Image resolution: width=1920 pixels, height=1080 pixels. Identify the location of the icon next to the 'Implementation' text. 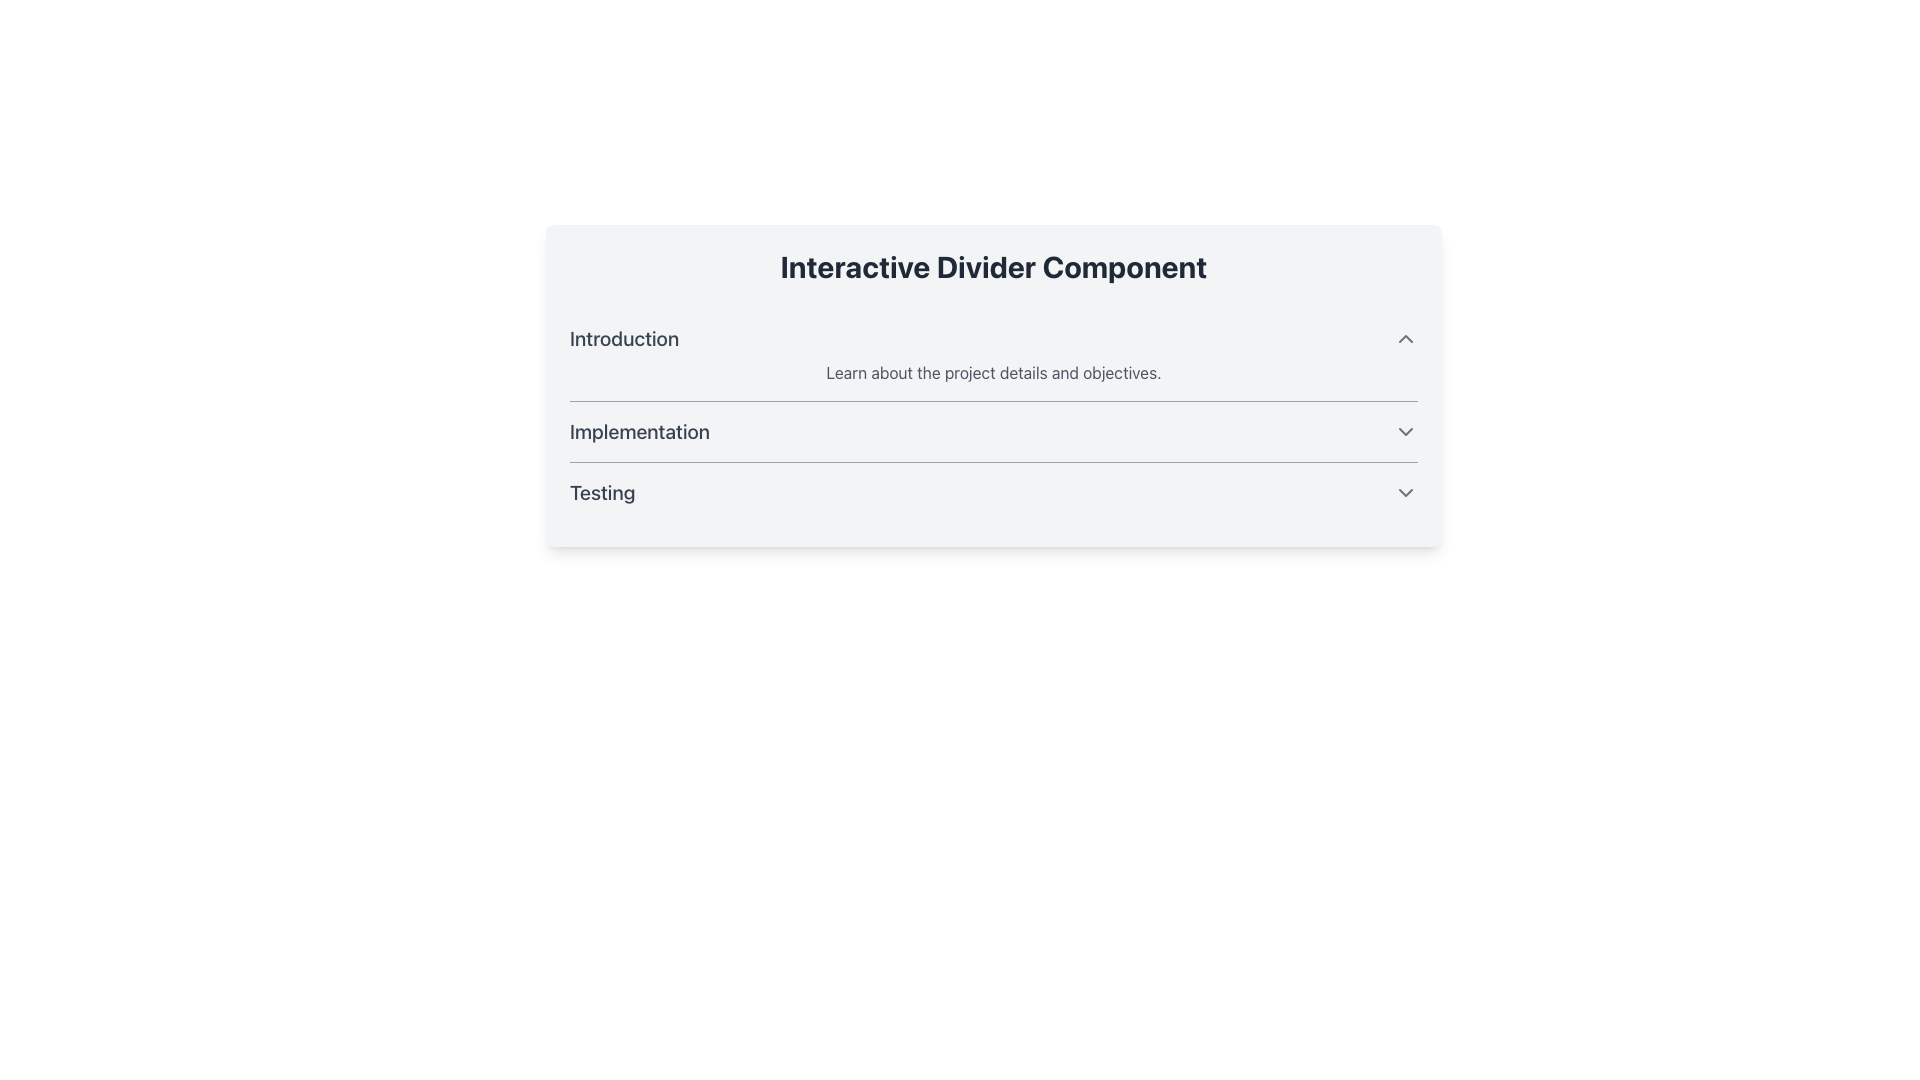
(1405, 431).